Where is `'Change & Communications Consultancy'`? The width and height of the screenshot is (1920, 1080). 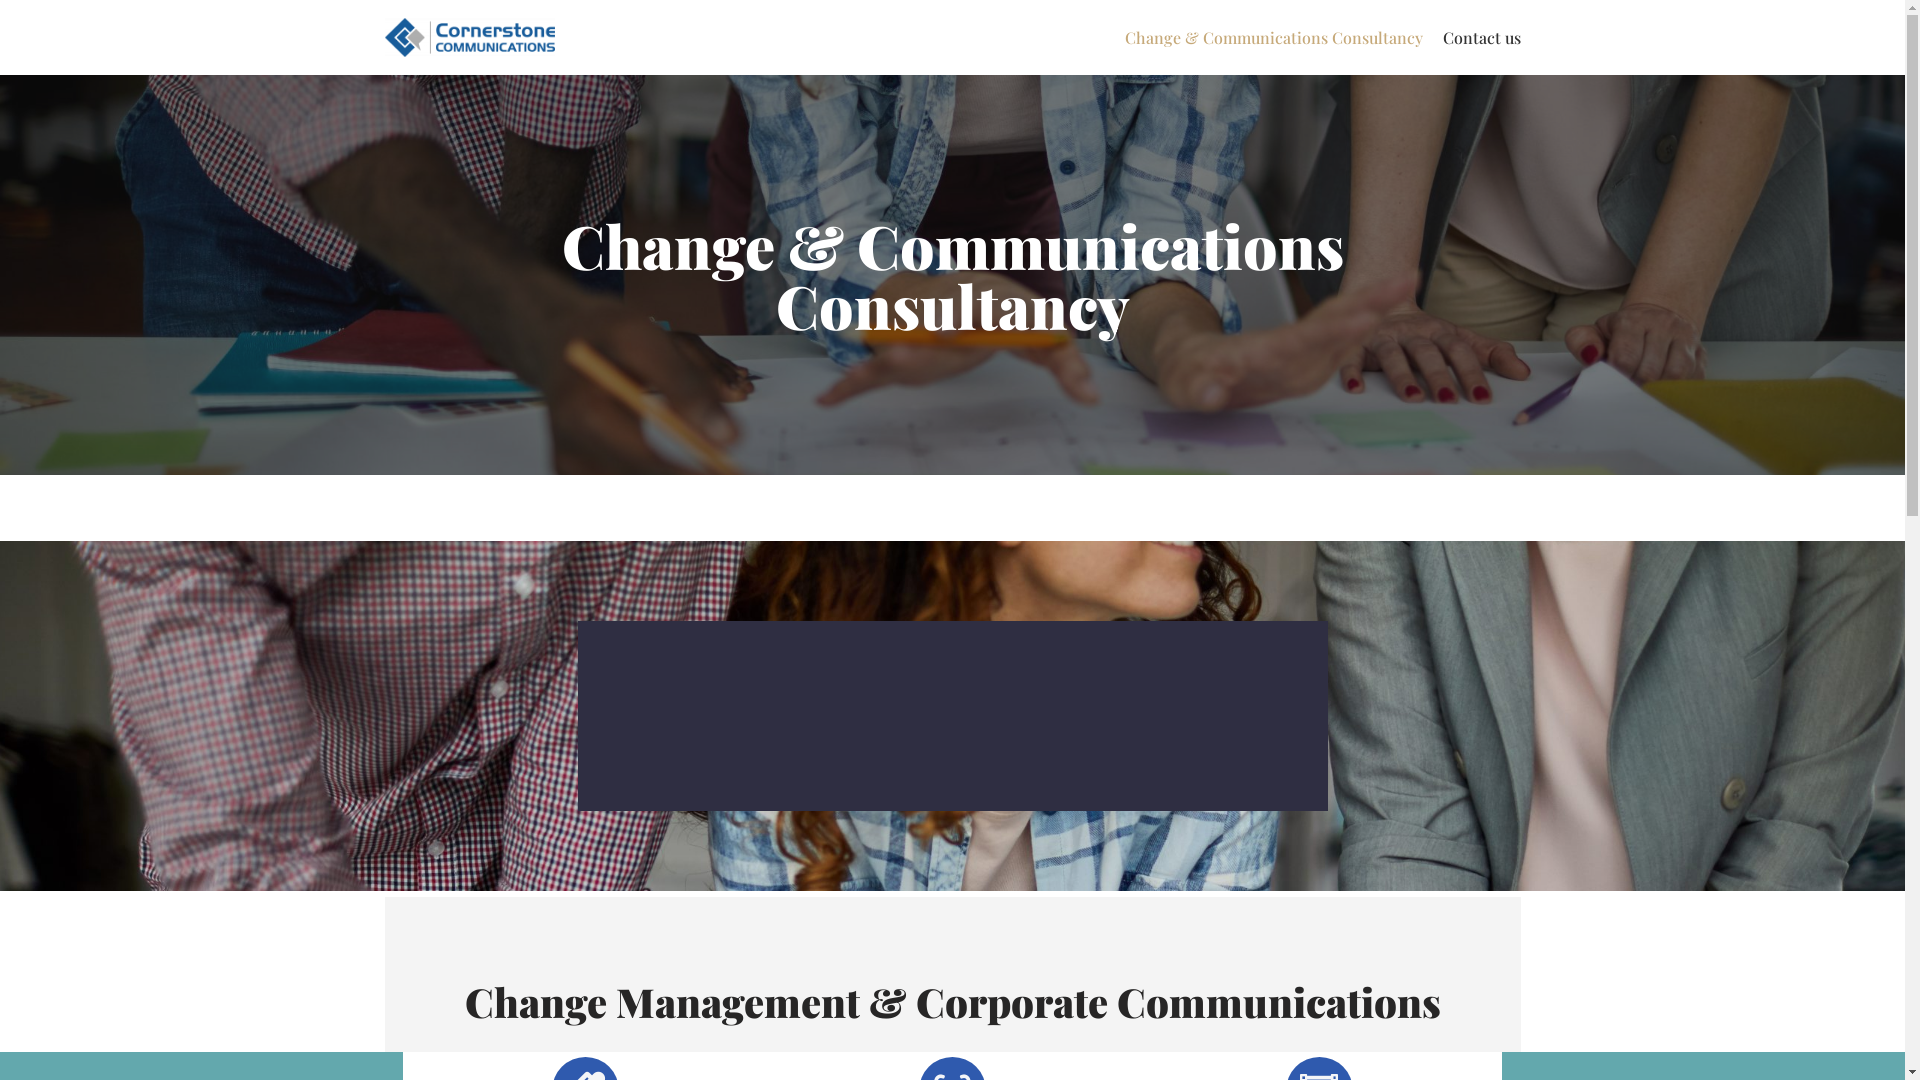
'Change & Communications Consultancy' is located at coordinates (1271, 38).